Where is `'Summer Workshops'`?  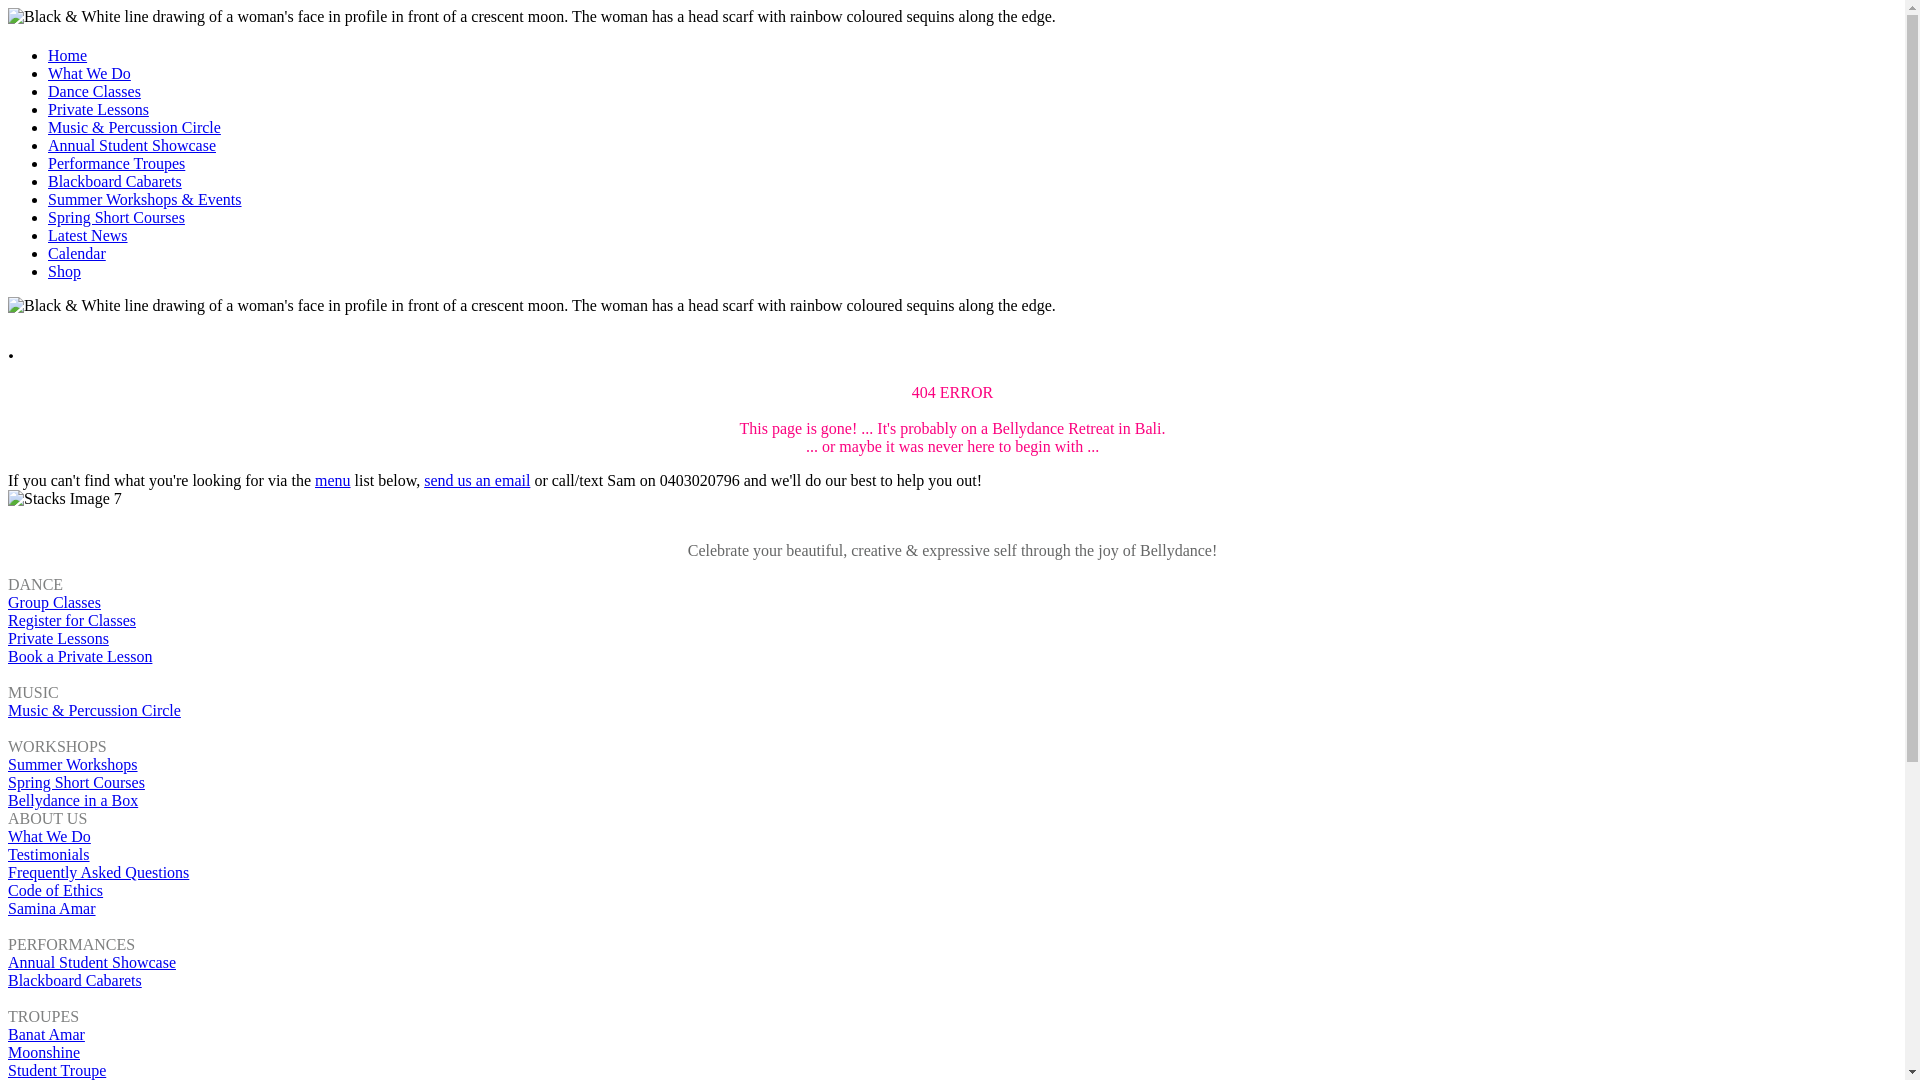 'Summer Workshops' is located at coordinates (8, 764).